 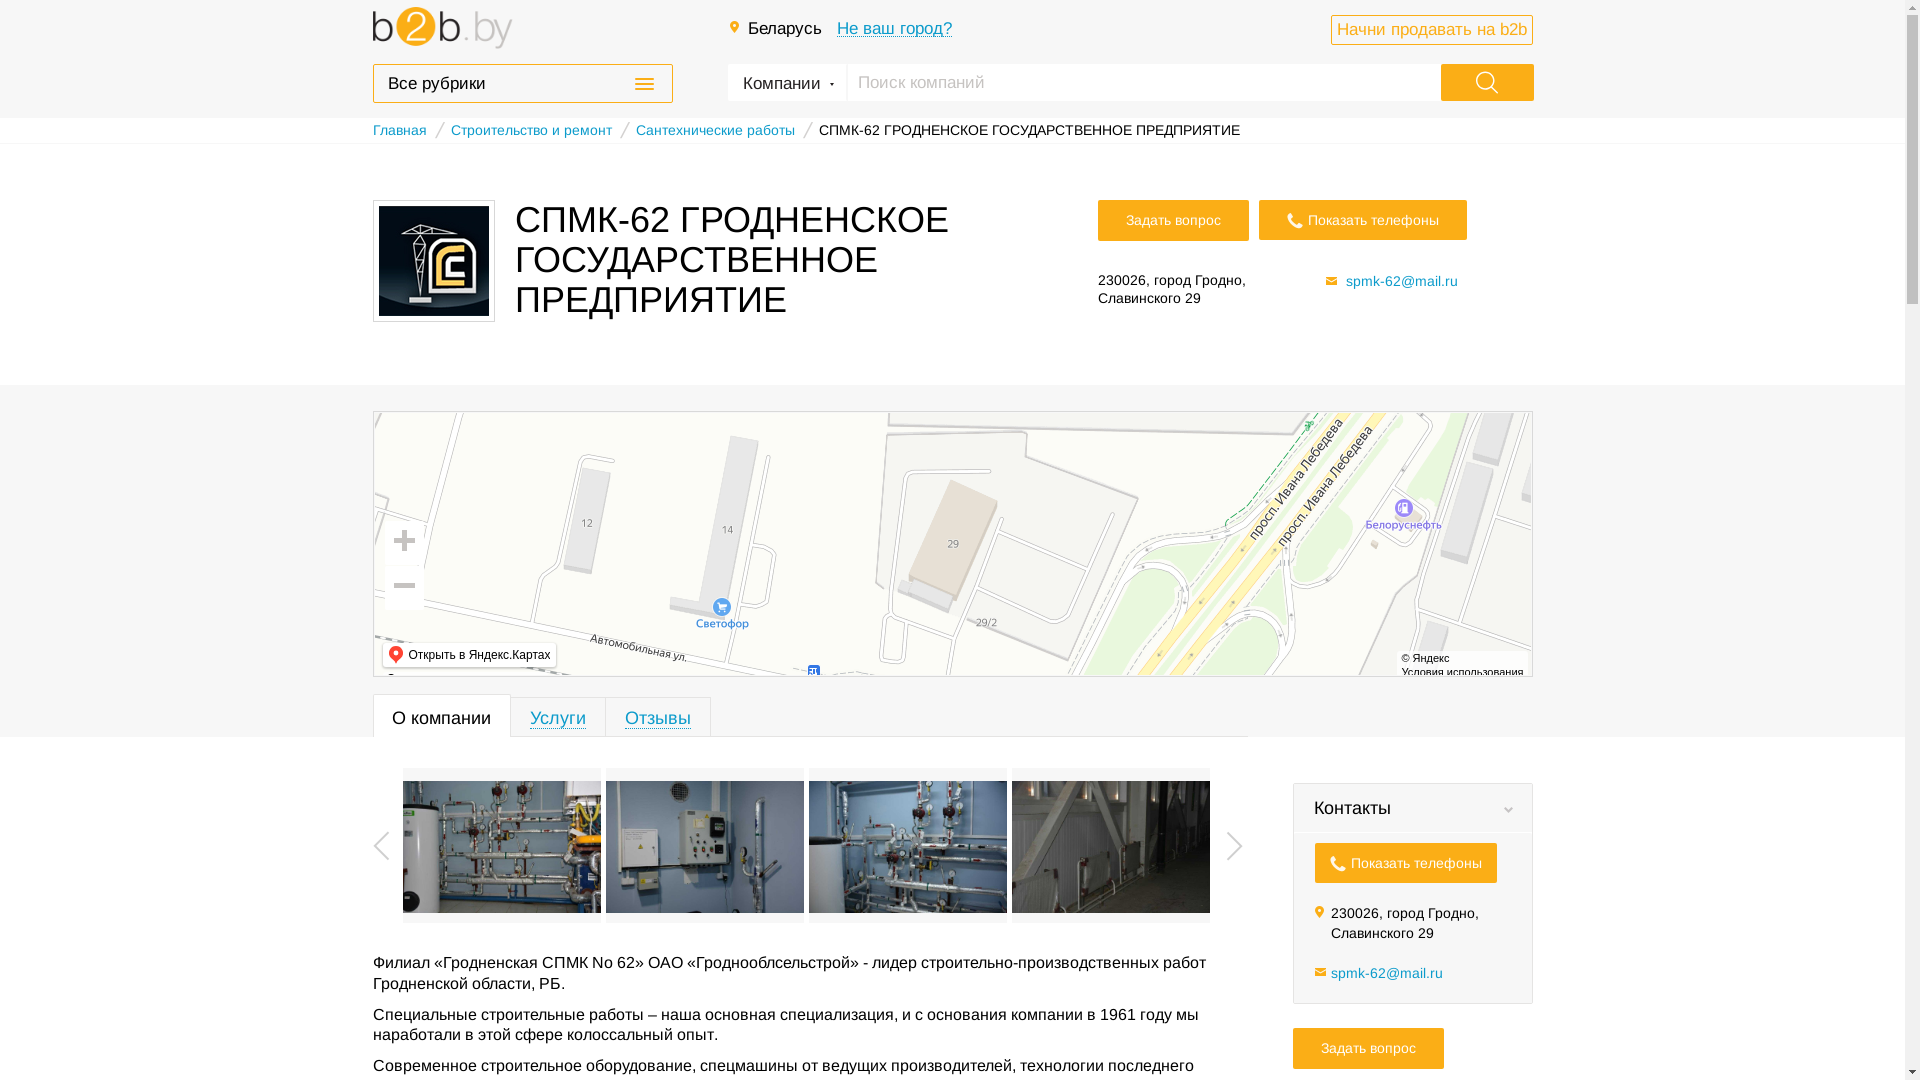 I want to click on 'Next', so click(x=1233, y=844).